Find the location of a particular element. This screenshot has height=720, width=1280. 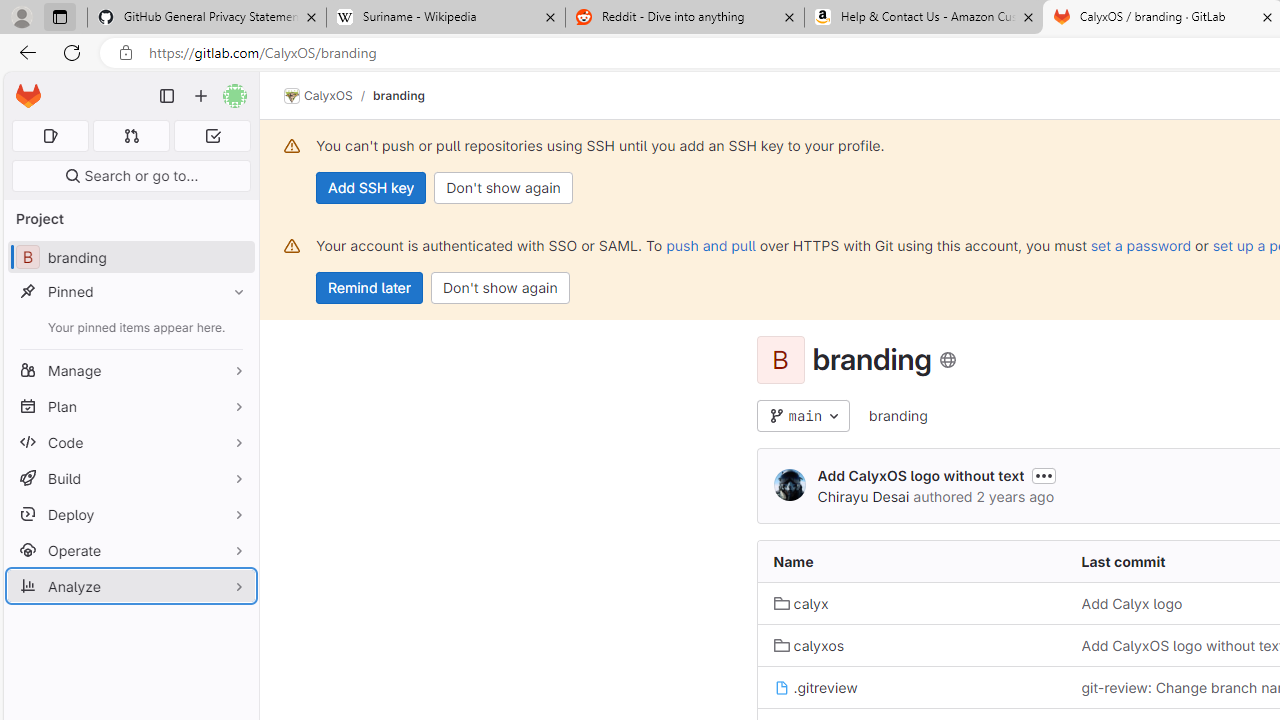

'Analyze' is located at coordinates (130, 585).